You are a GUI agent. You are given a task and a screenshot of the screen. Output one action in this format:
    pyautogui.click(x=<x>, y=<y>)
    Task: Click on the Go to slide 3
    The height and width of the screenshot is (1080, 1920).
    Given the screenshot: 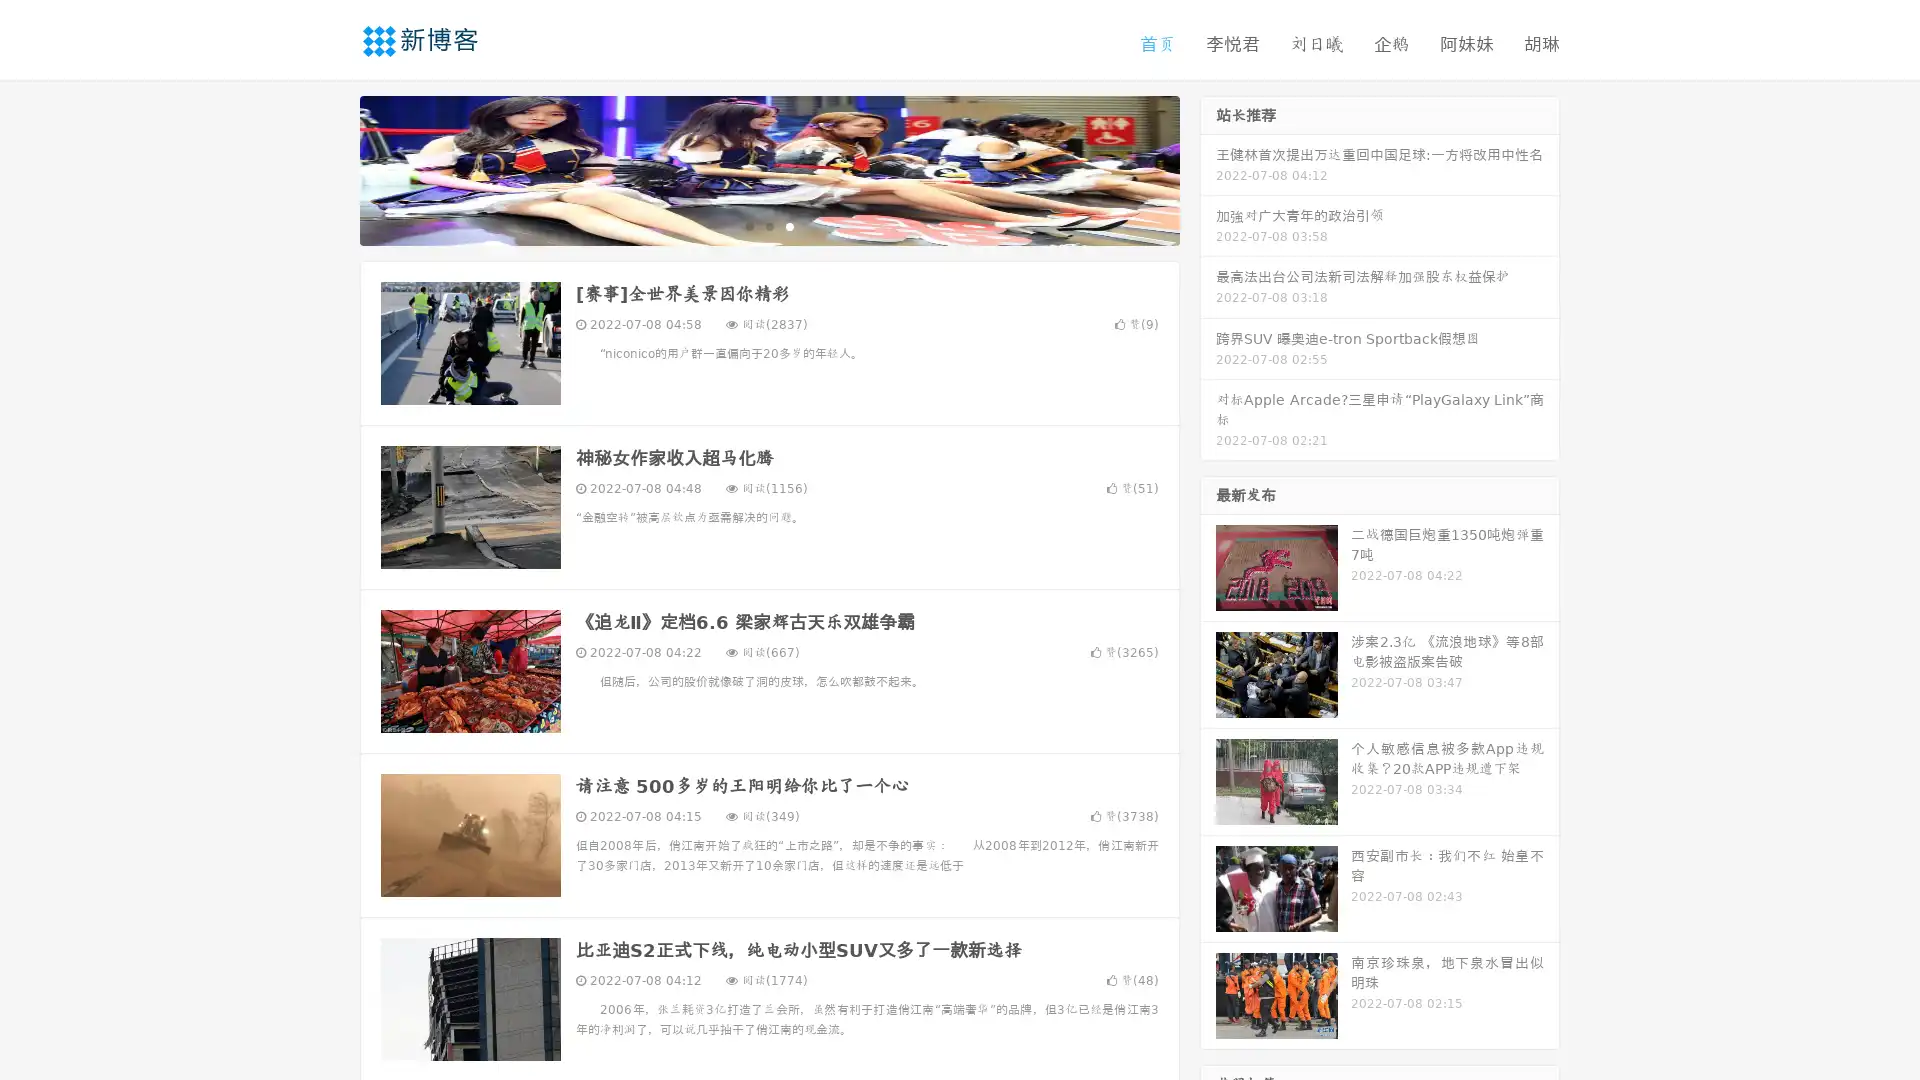 What is the action you would take?
    pyautogui.click(x=789, y=225)
    